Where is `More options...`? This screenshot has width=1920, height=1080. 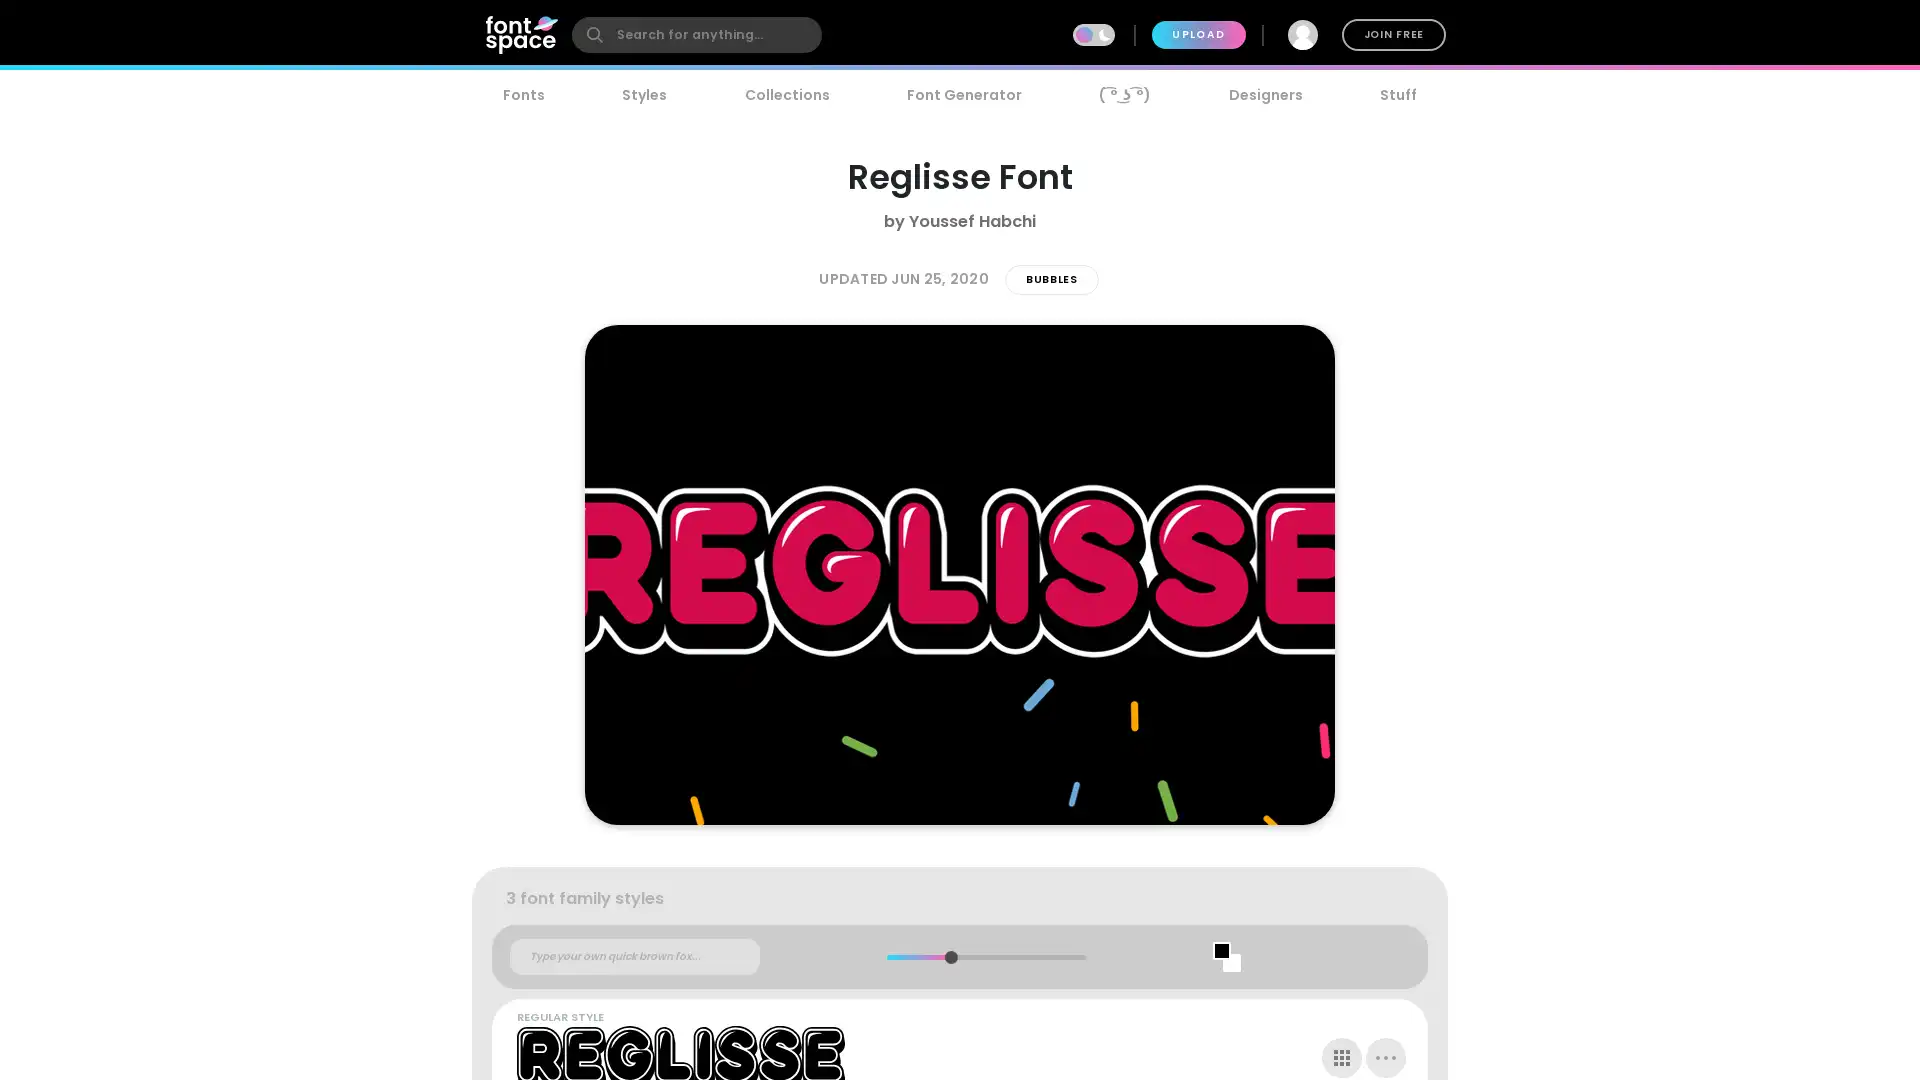
More options... is located at coordinates (1385, 1056).